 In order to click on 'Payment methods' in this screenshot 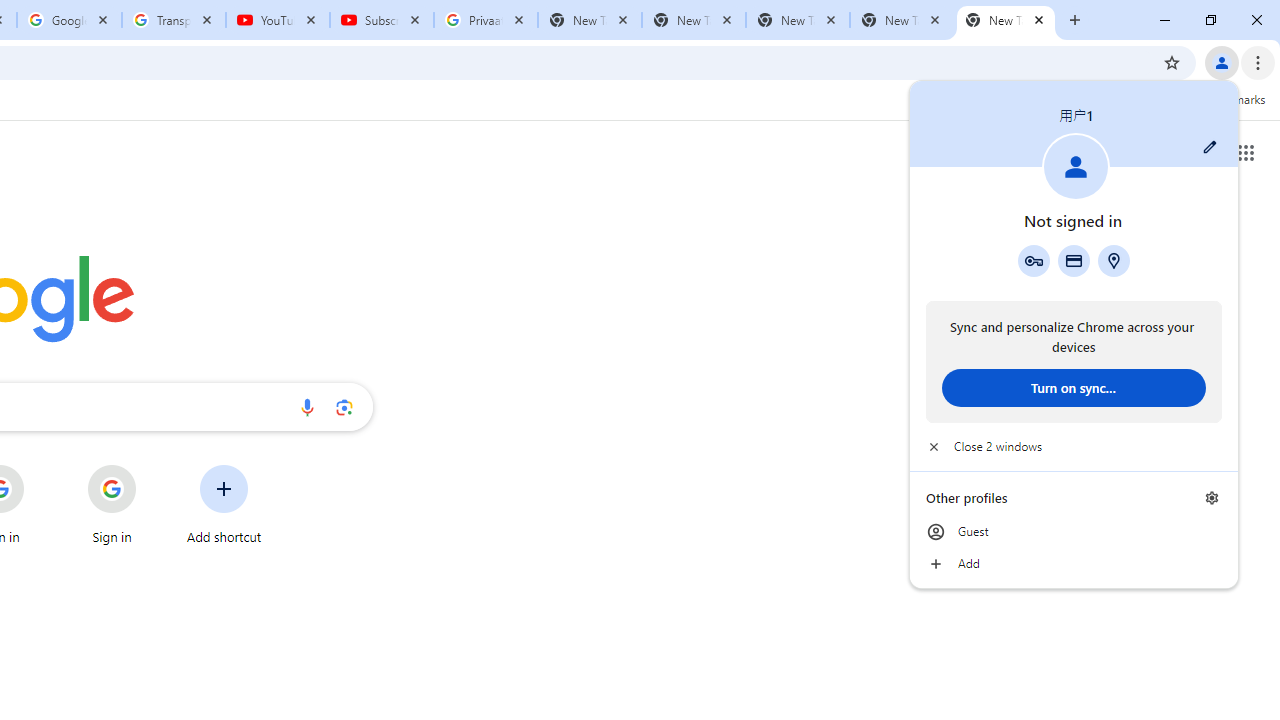, I will do `click(1073, 260)`.